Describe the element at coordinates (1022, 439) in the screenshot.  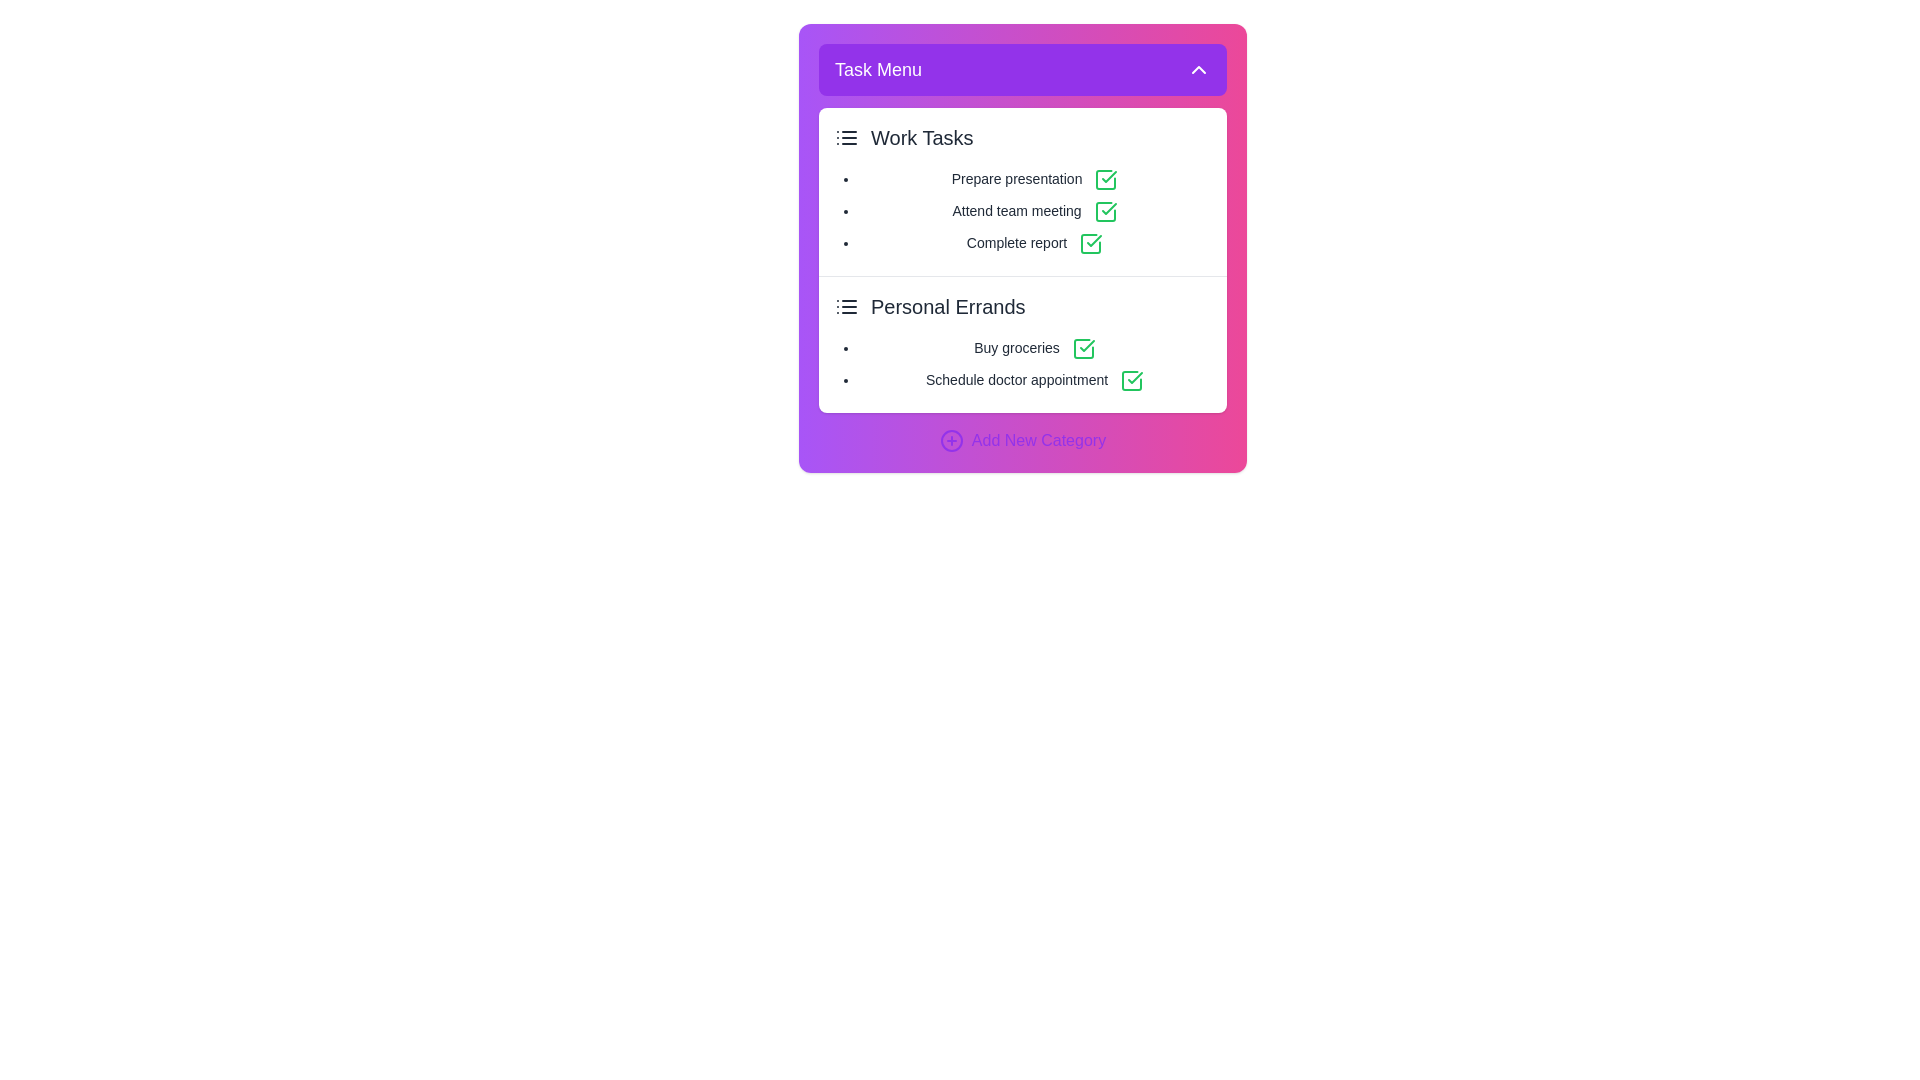
I see `'Add New Category' button` at that location.